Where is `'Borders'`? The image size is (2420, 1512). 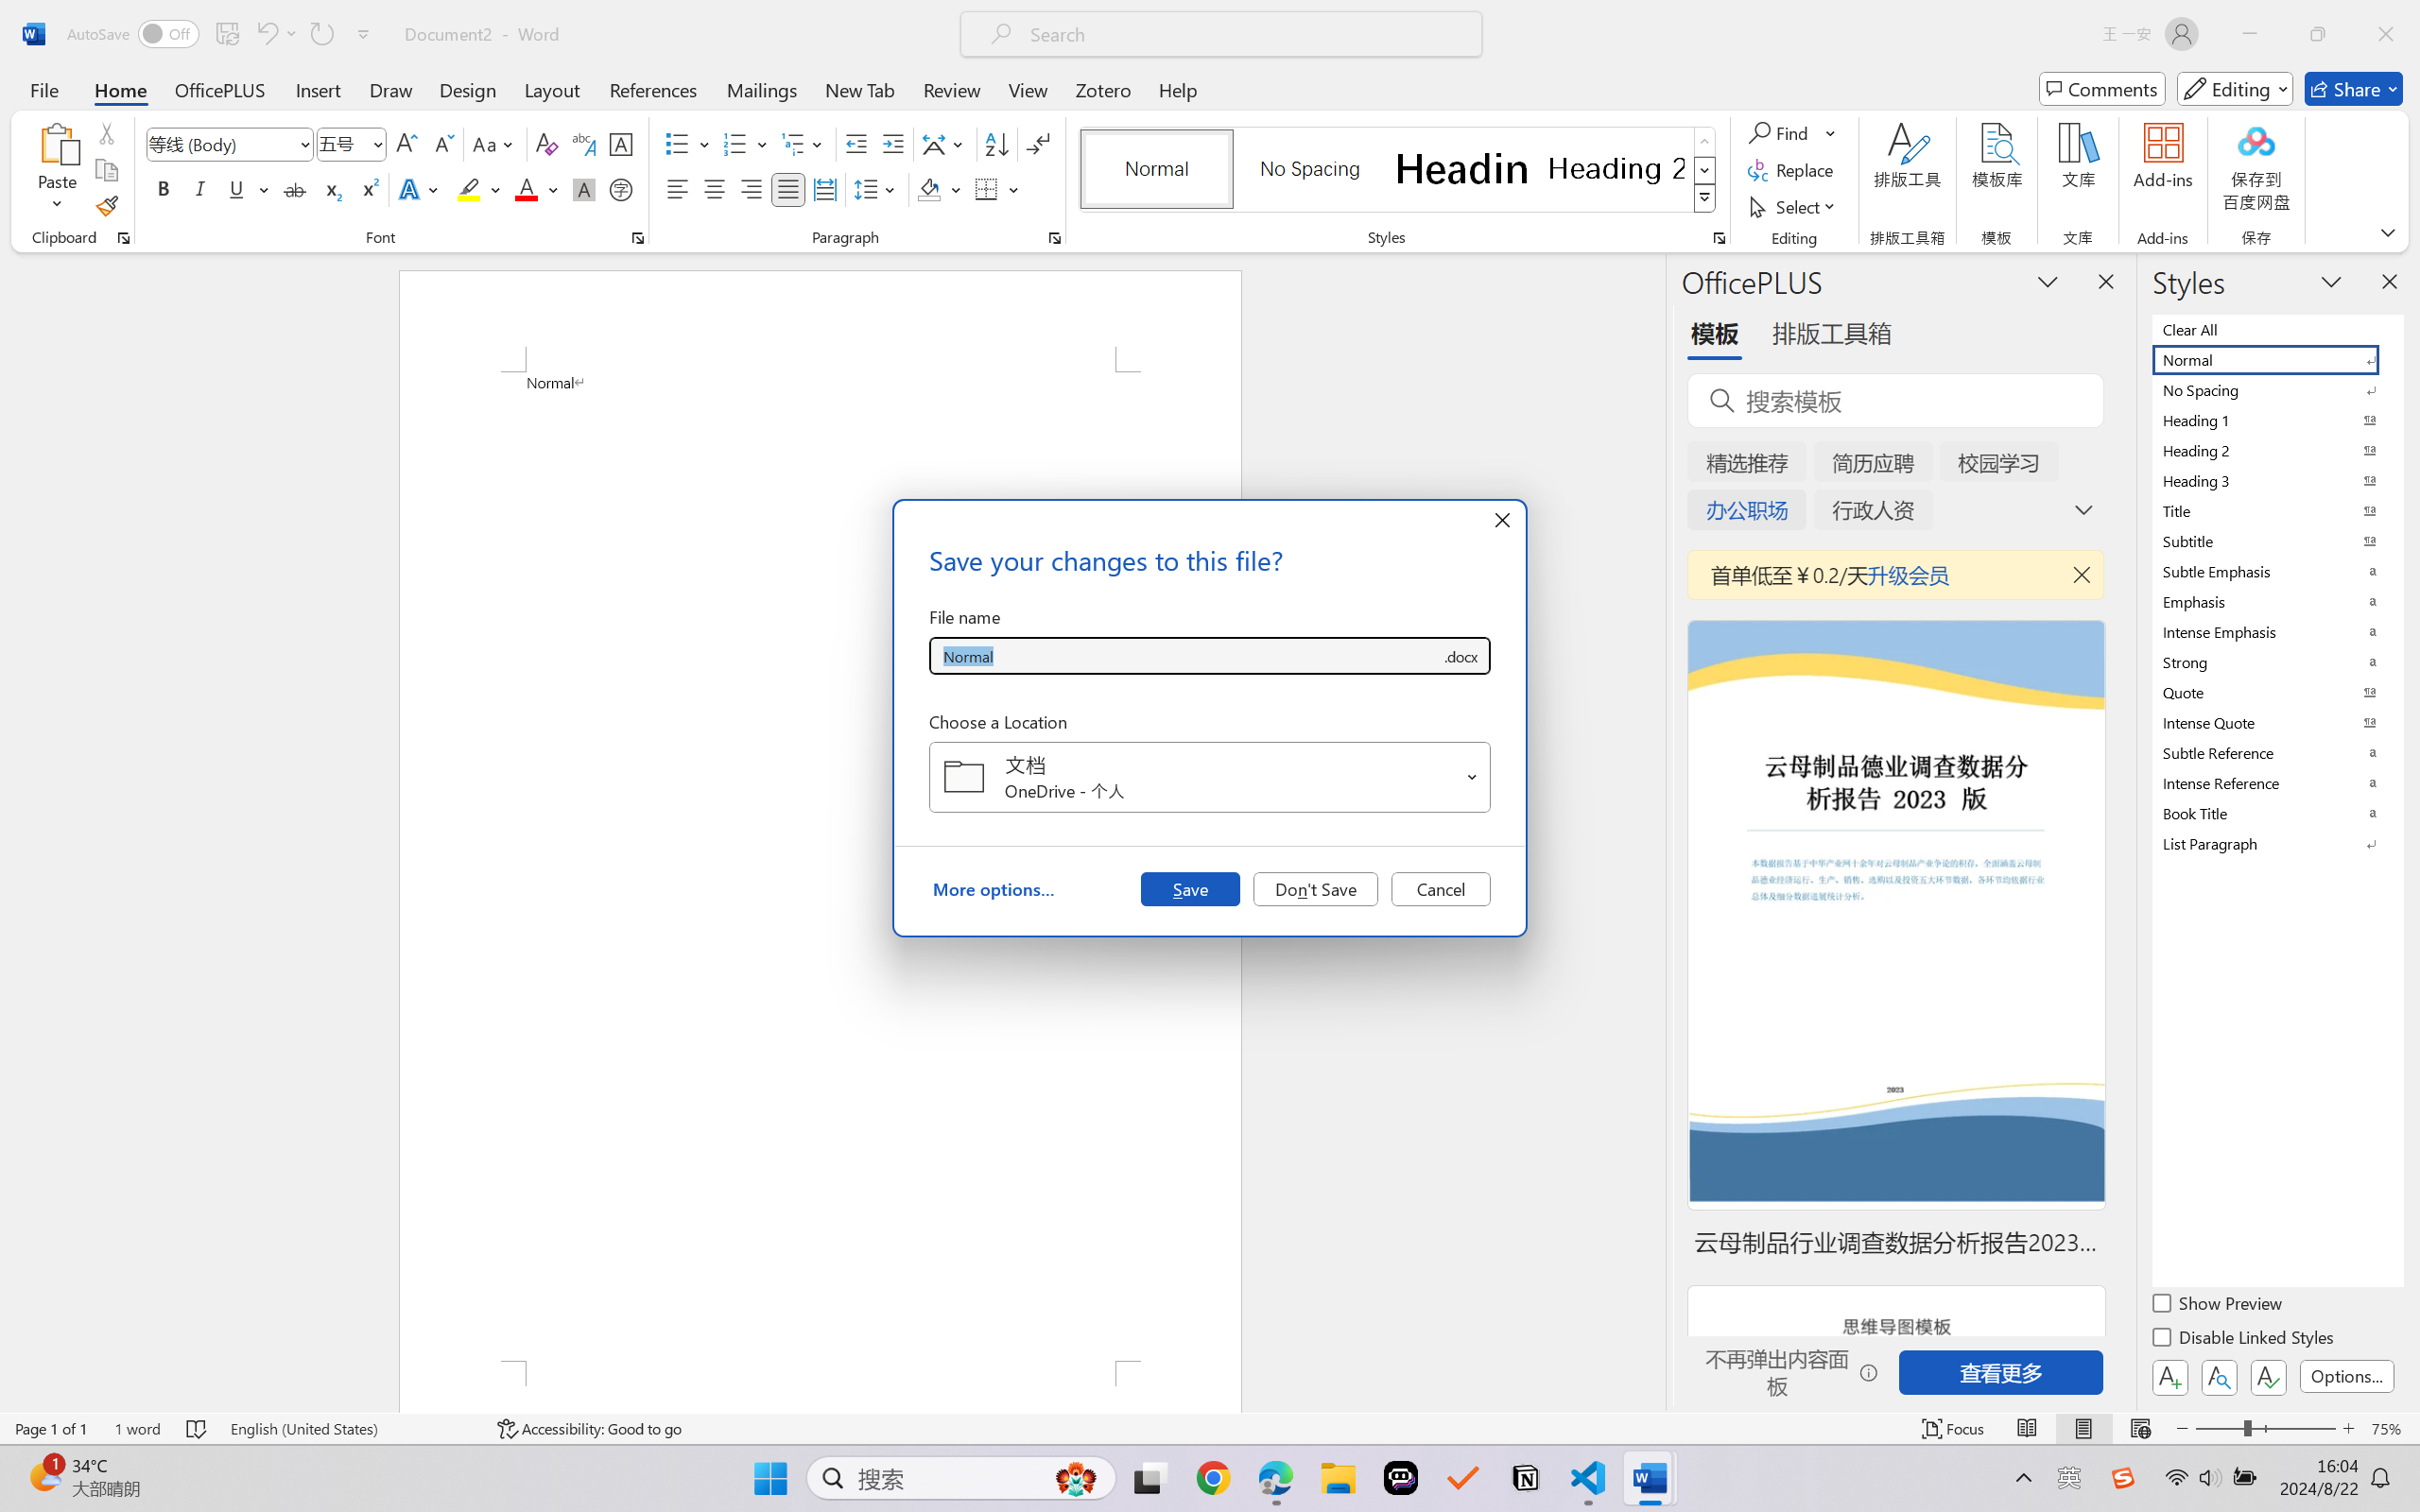 'Borders' is located at coordinates (996, 188).